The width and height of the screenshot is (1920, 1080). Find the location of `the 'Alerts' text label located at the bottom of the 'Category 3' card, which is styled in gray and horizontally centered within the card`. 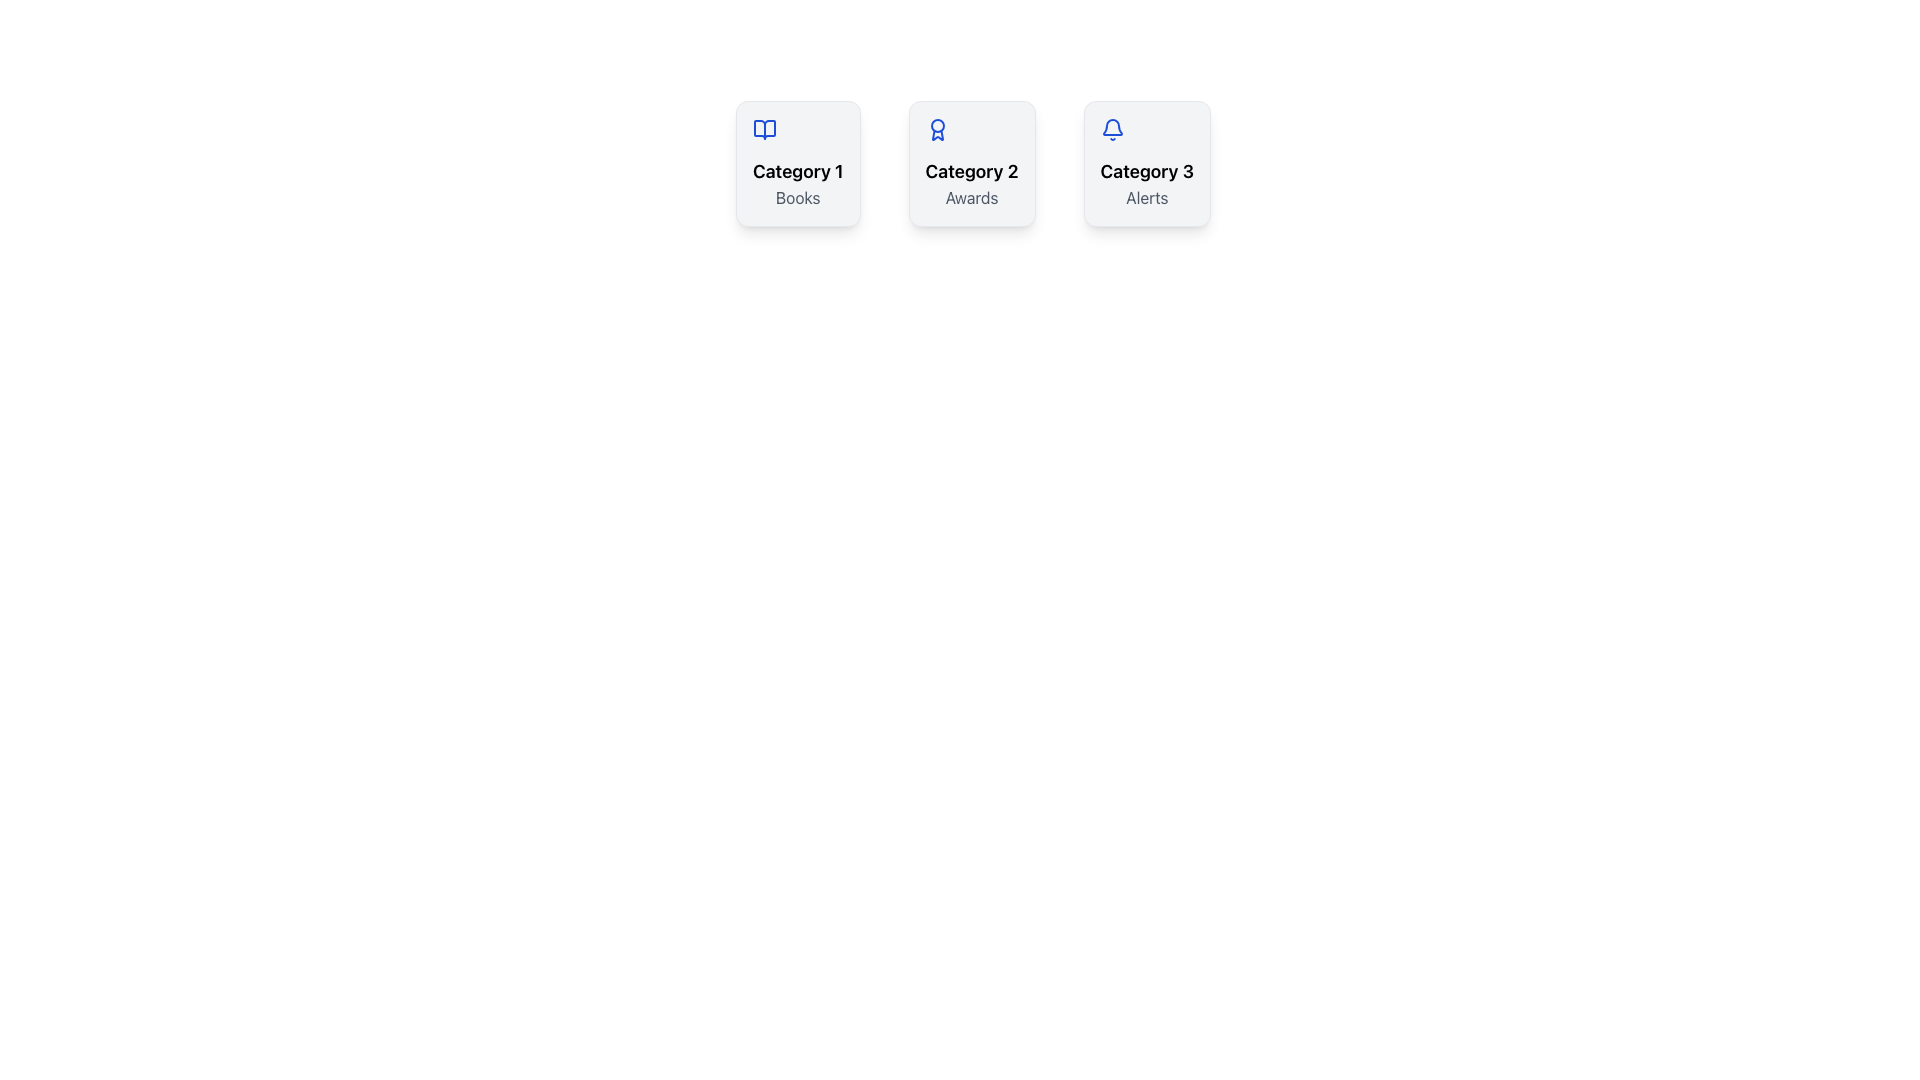

the 'Alerts' text label located at the bottom of the 'Category 3' card, which is styled in gray and horizontally centered within the card is located at coordinates (1147, 197).